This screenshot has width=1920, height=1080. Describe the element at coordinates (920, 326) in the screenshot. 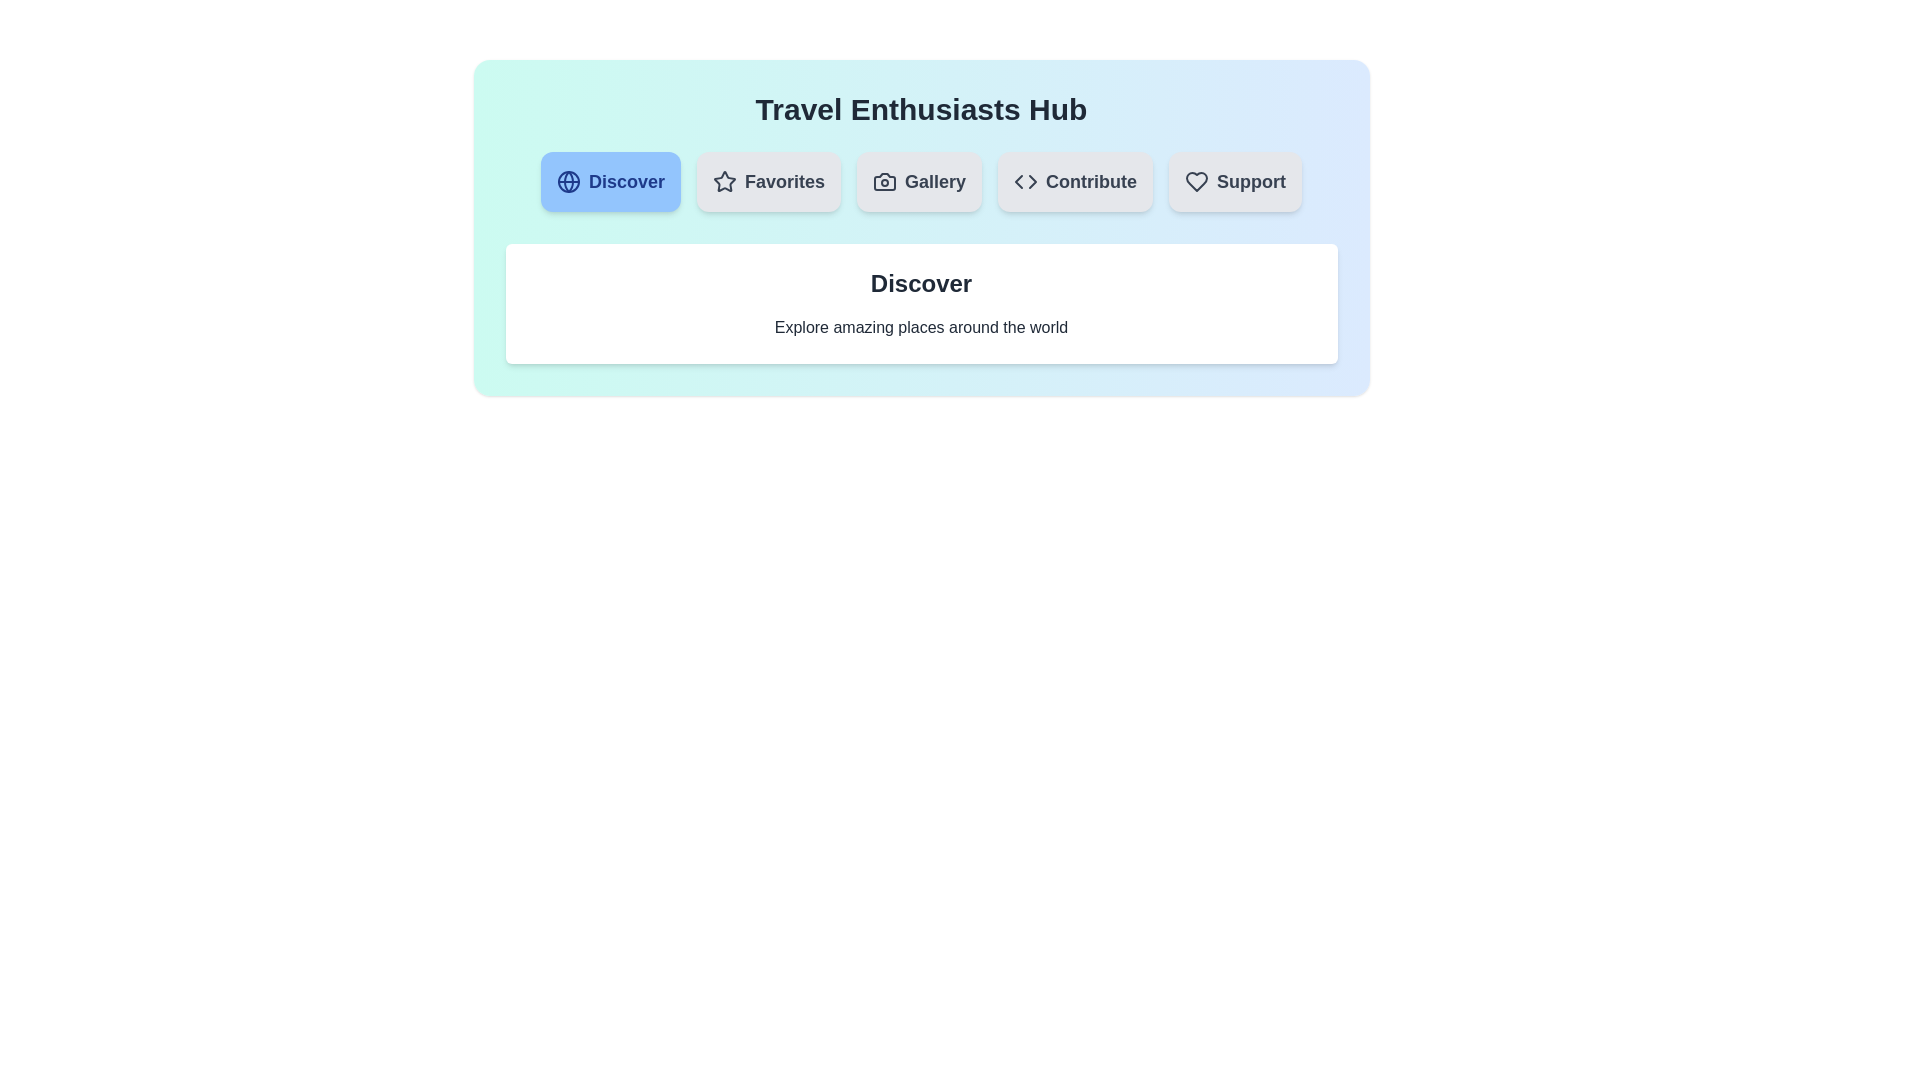

I see `descriptive subtitle text located just below the 'Discover' heading, which provides an engaging preview of the content in the 'Discover' section` at that location.